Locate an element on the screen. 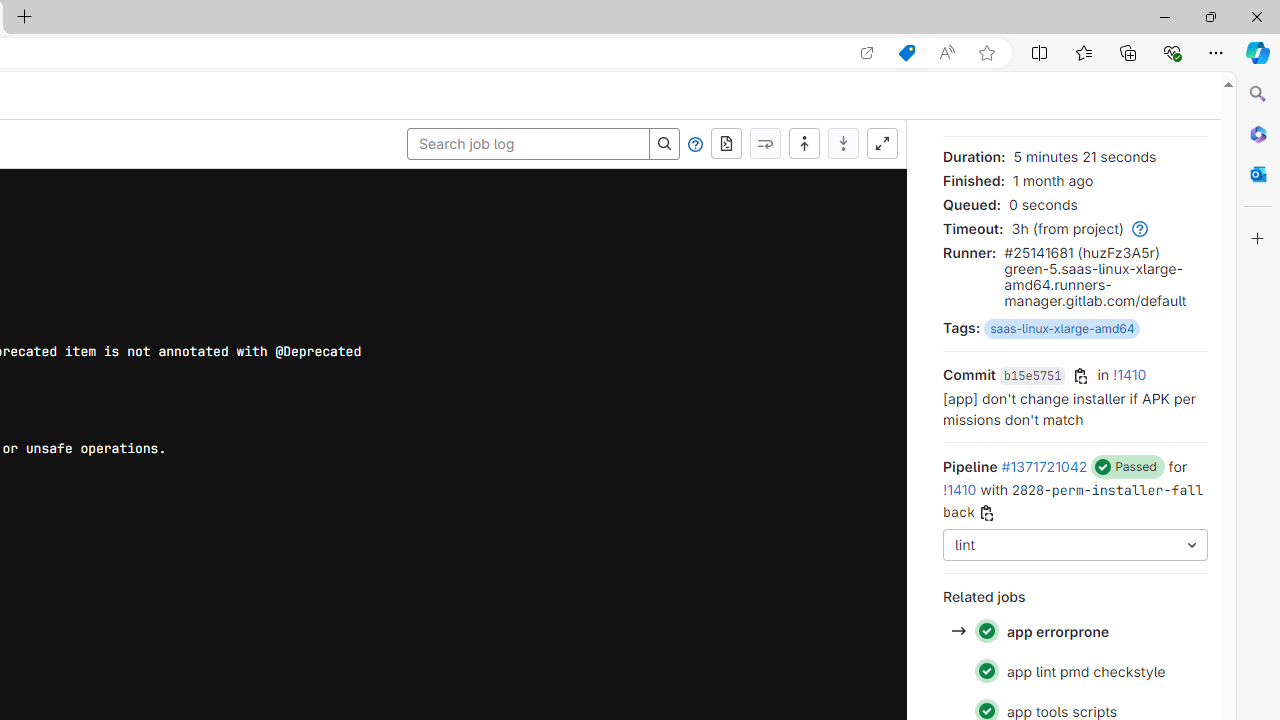 This screenshot has height=720, width=1280. 'Scroll to bottom' is located at coordinates (843, 143).